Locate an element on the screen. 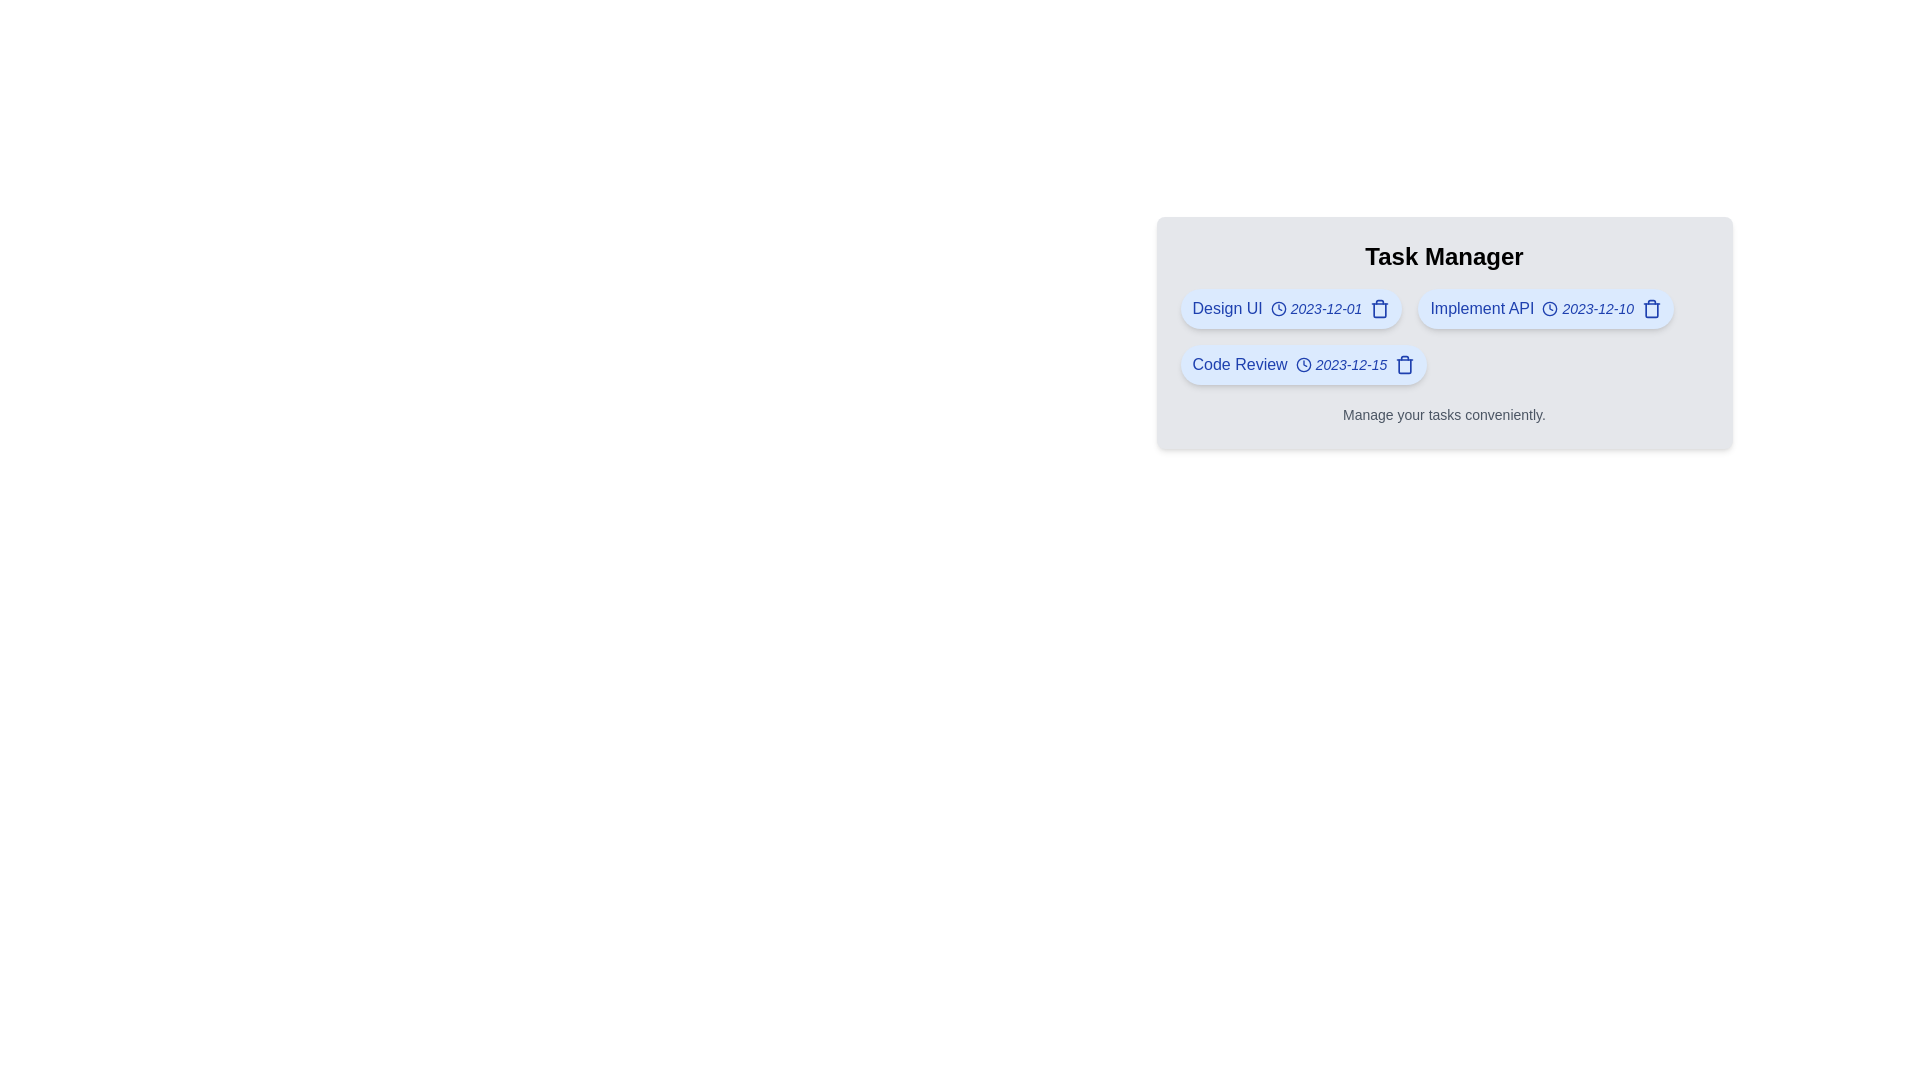 This screenshot has width=1920, height=1080. the trash icon to remove the task named Design UI is located at coordinates (1379, 308).